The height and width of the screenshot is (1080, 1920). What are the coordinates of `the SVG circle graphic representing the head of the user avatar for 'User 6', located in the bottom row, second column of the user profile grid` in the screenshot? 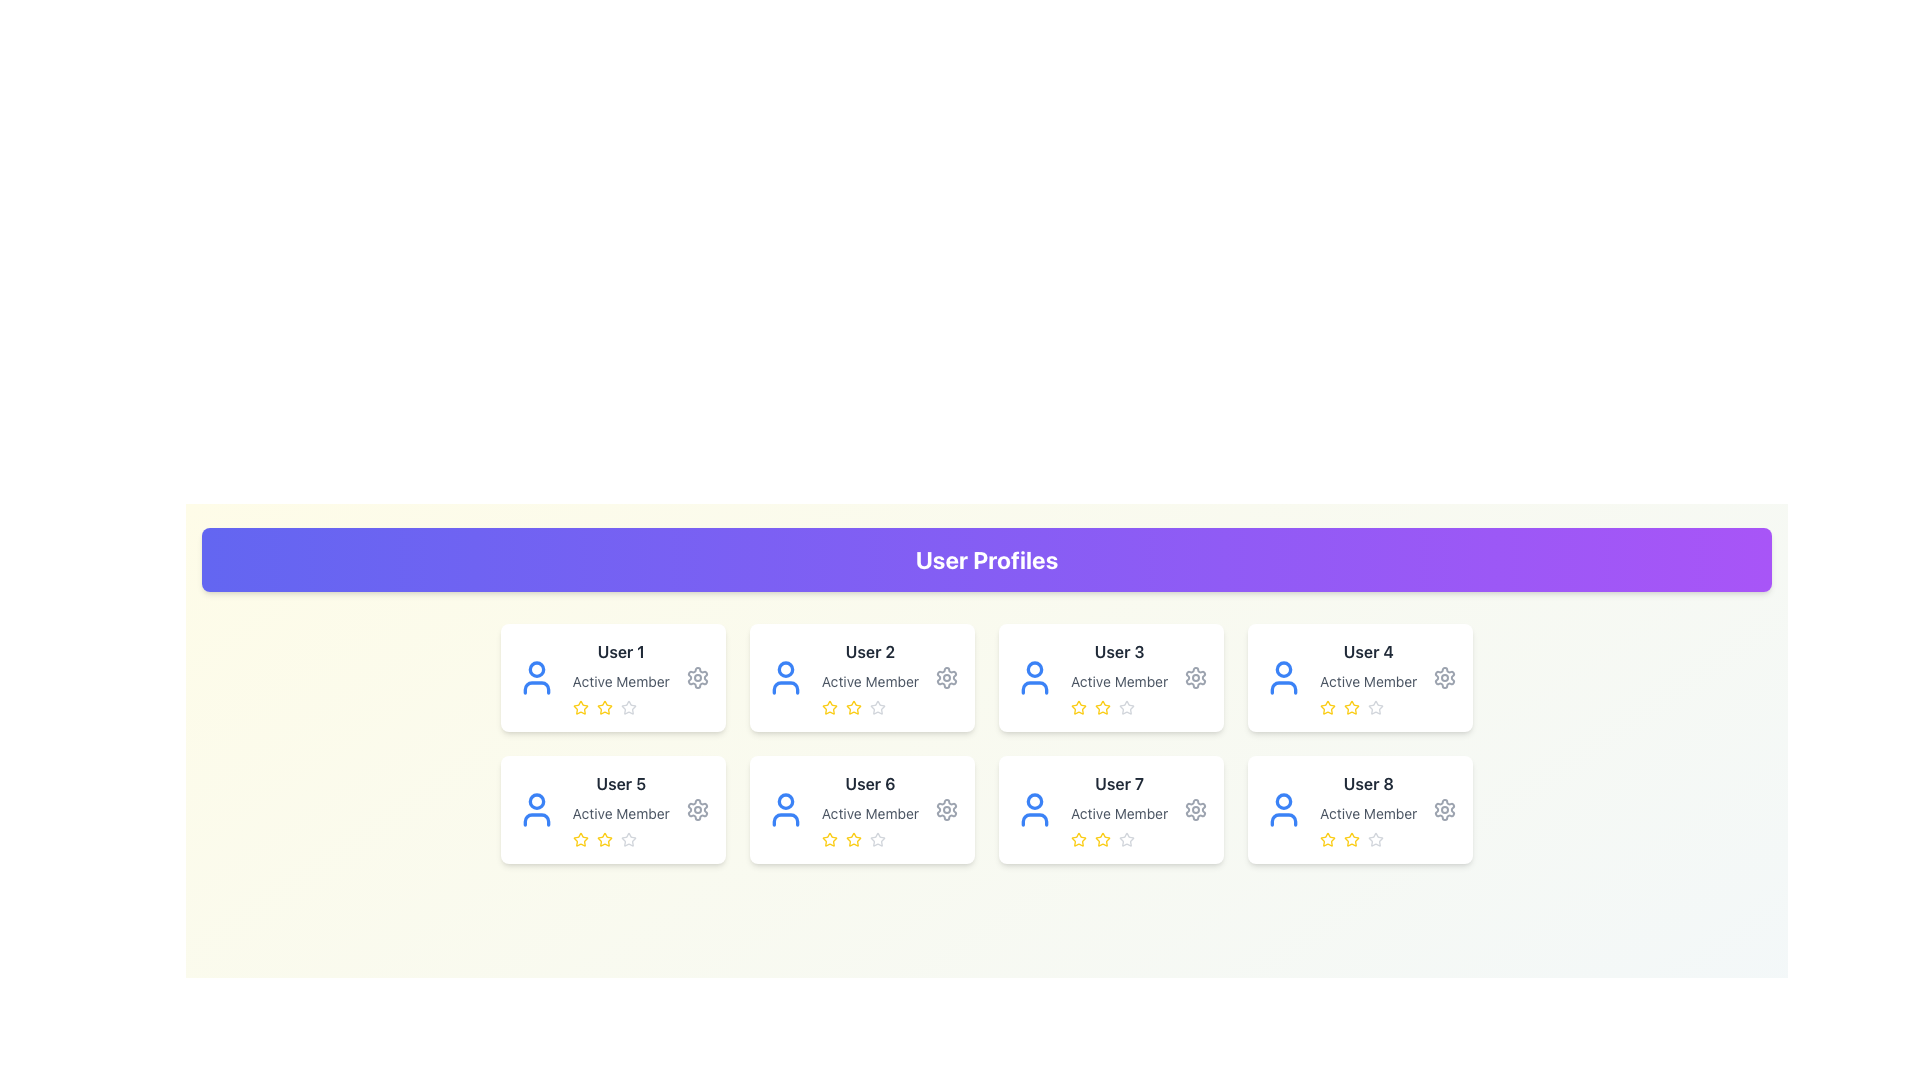 It's located at (784, 800).